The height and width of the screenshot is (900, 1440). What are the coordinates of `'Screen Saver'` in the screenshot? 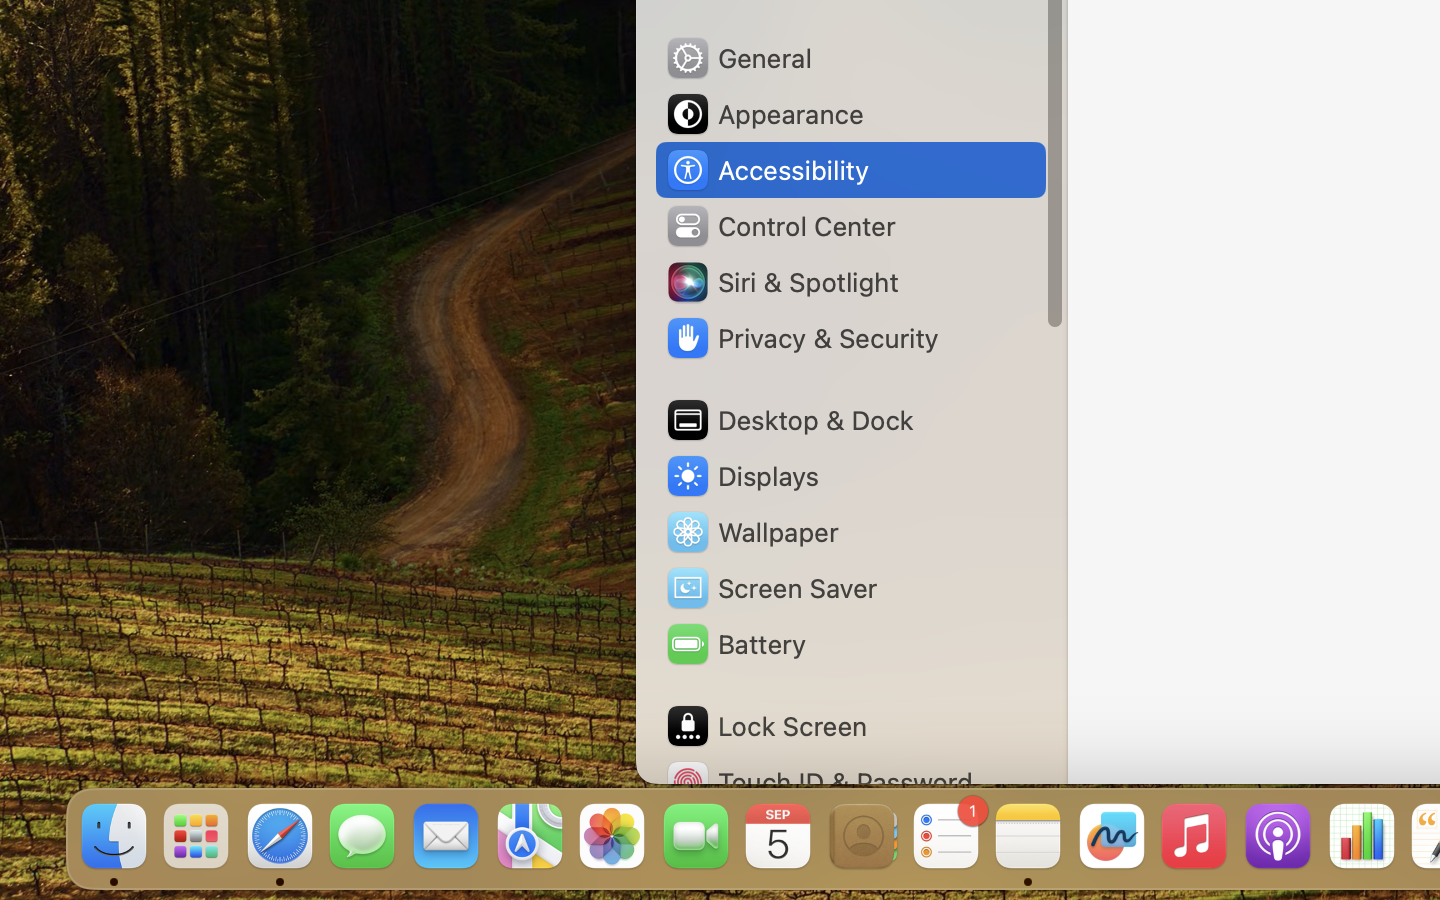 It's located at (769, 587).